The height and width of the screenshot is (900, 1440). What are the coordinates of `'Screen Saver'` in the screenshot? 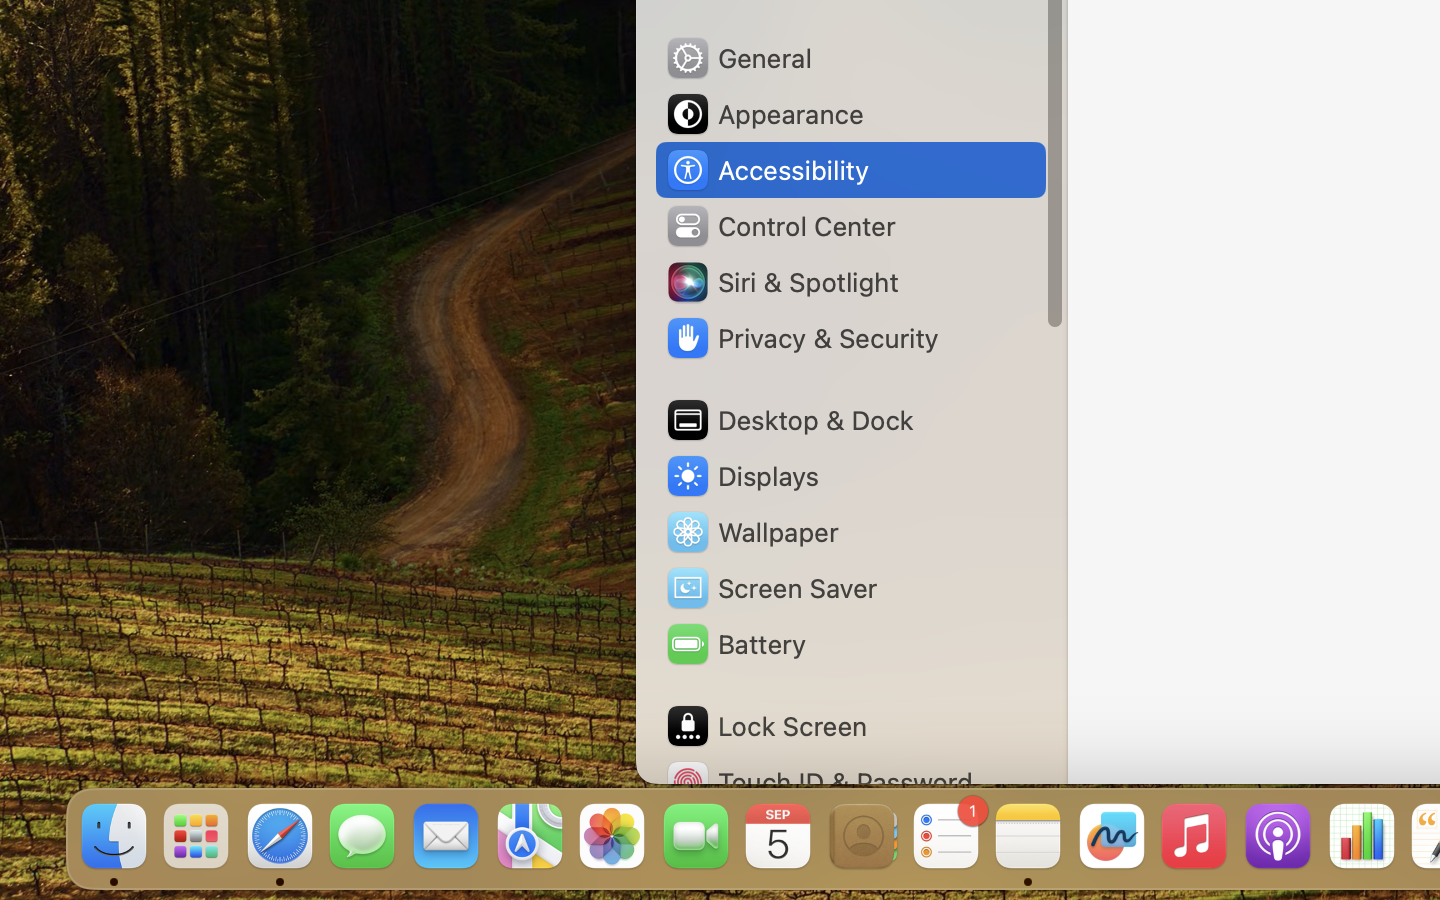 It's located at (769, 587).